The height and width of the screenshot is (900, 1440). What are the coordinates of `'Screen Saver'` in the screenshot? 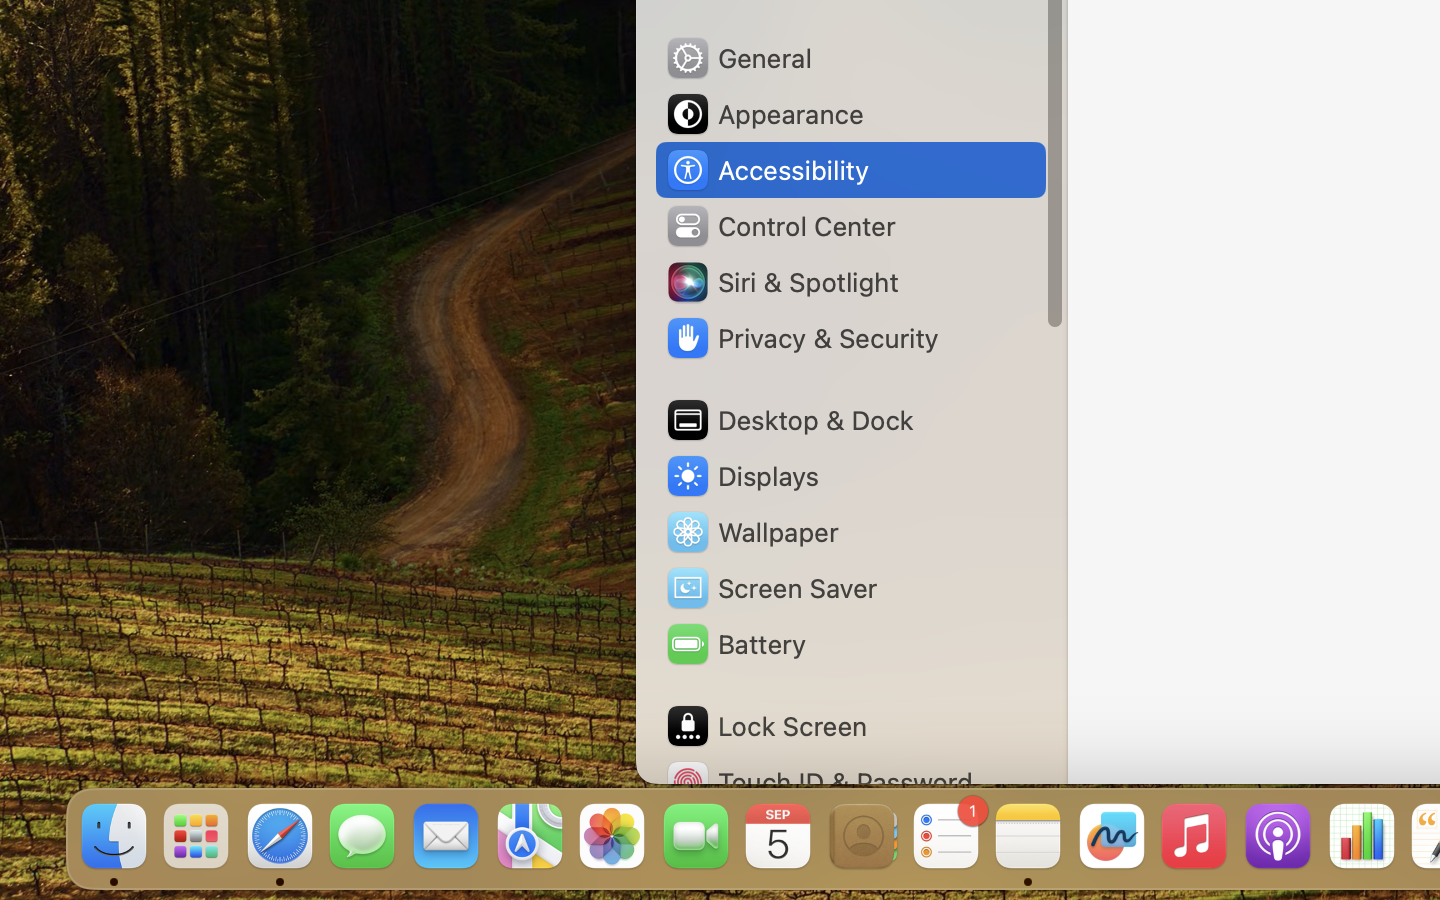 It's located at (769, 587).